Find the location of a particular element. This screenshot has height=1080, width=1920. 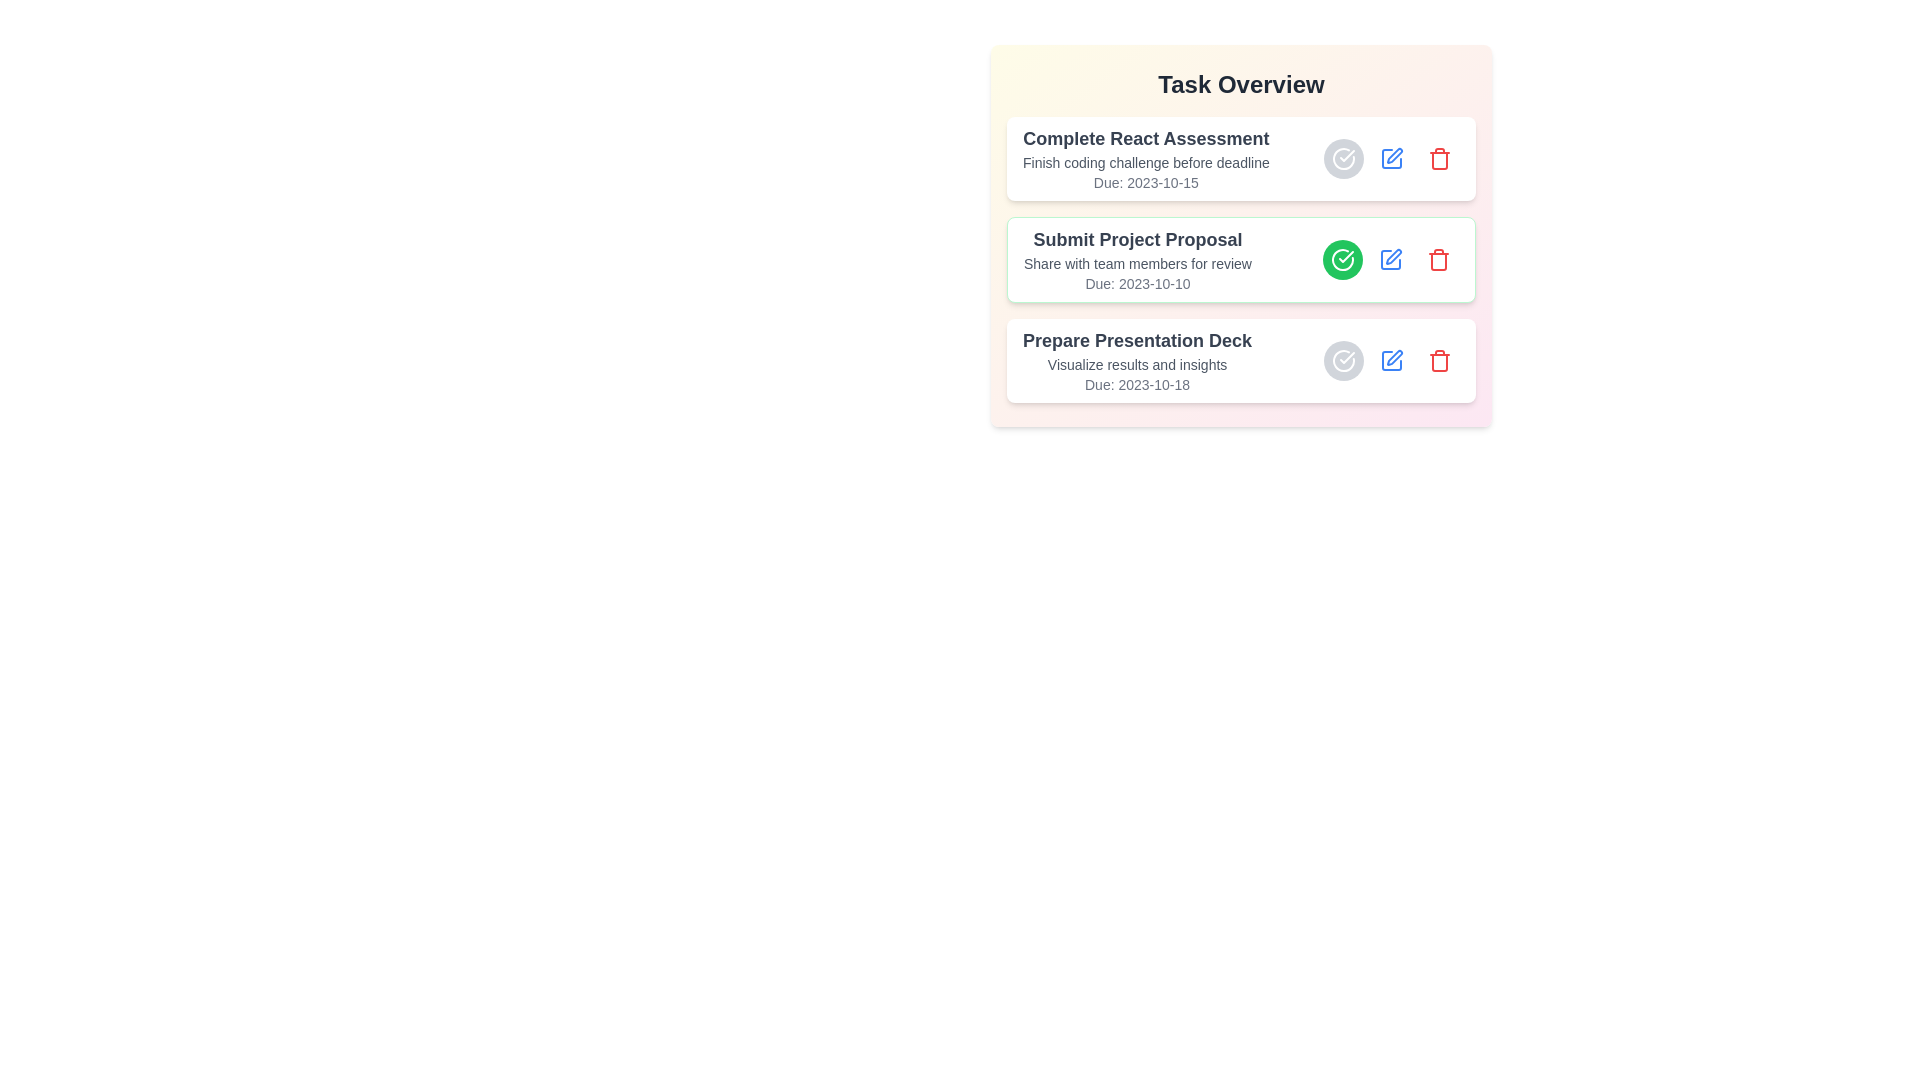

the edit button next to the task 'Complete React Assessment' is located at coordinates (1391, 157).